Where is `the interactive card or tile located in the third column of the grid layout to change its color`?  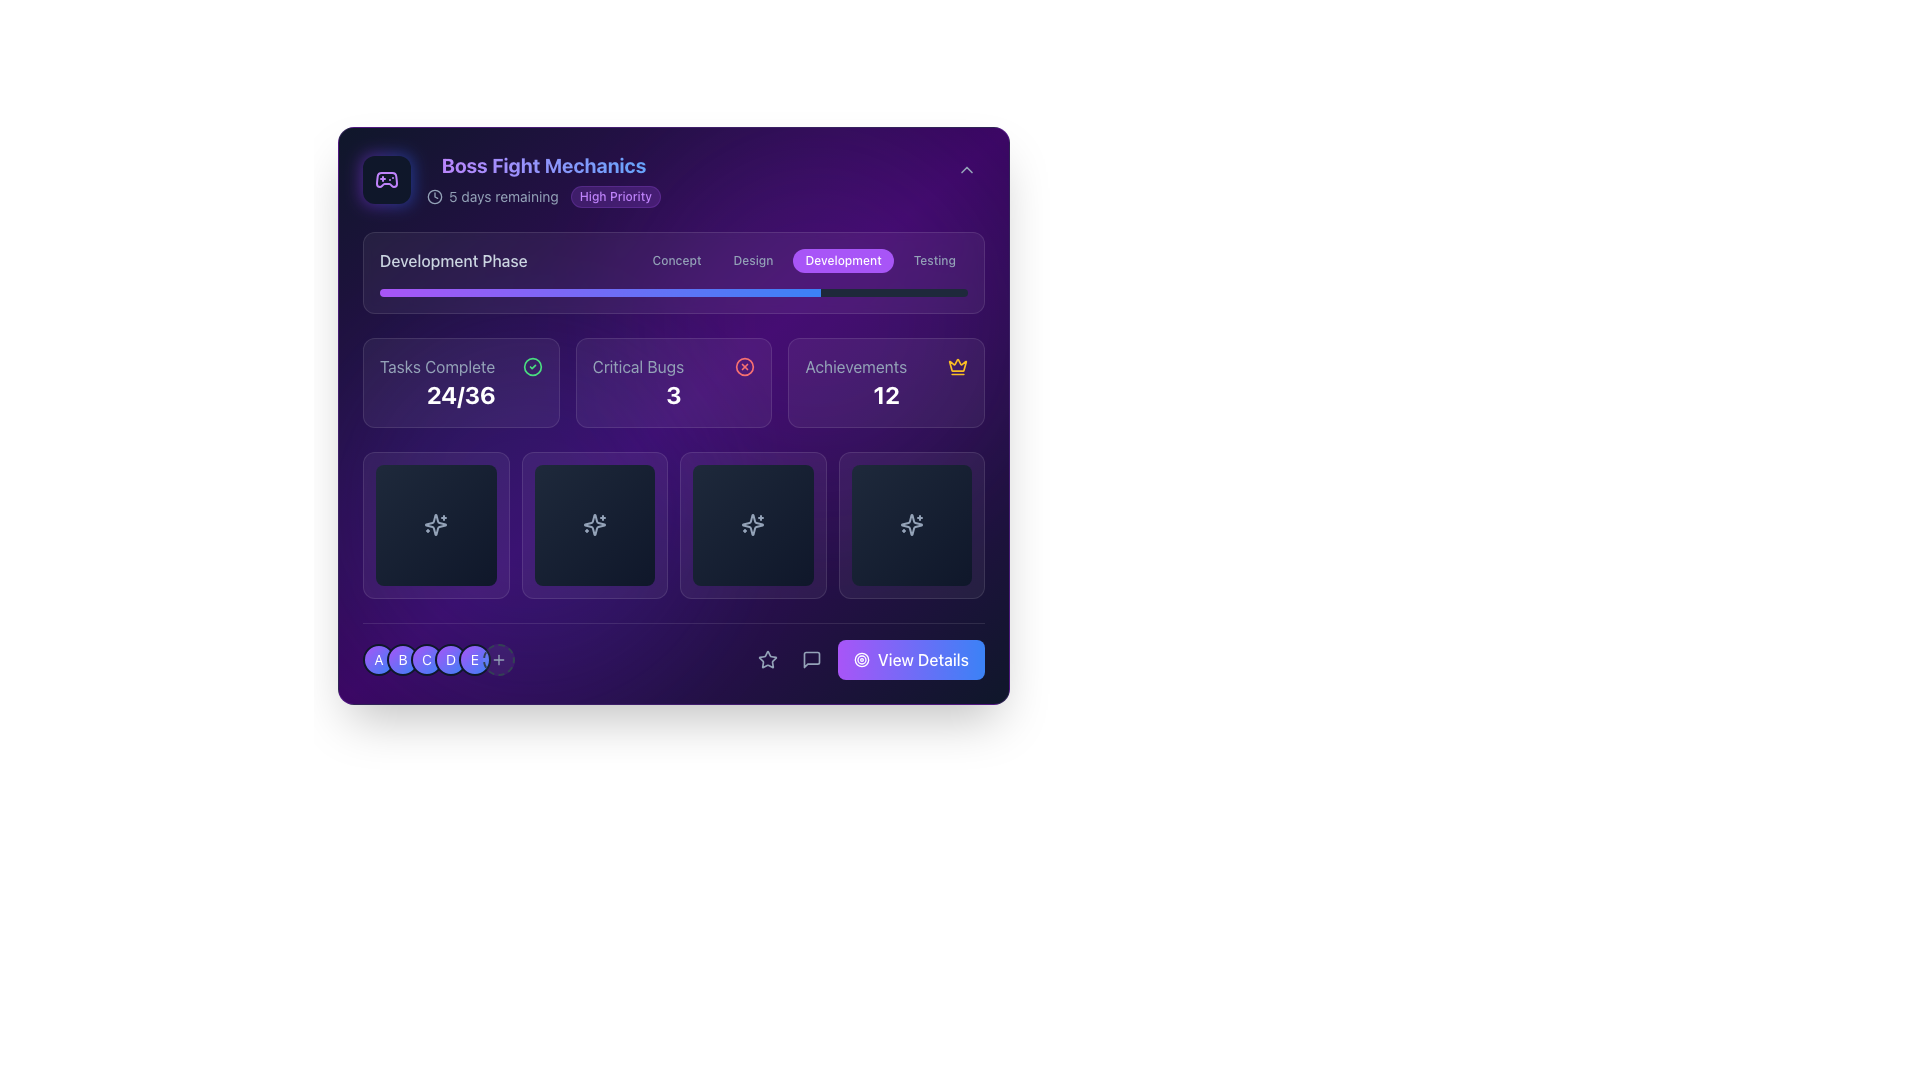
the interactive card or tile located in the third column of the grid layout to change its color is located at coordinates (752, 524).